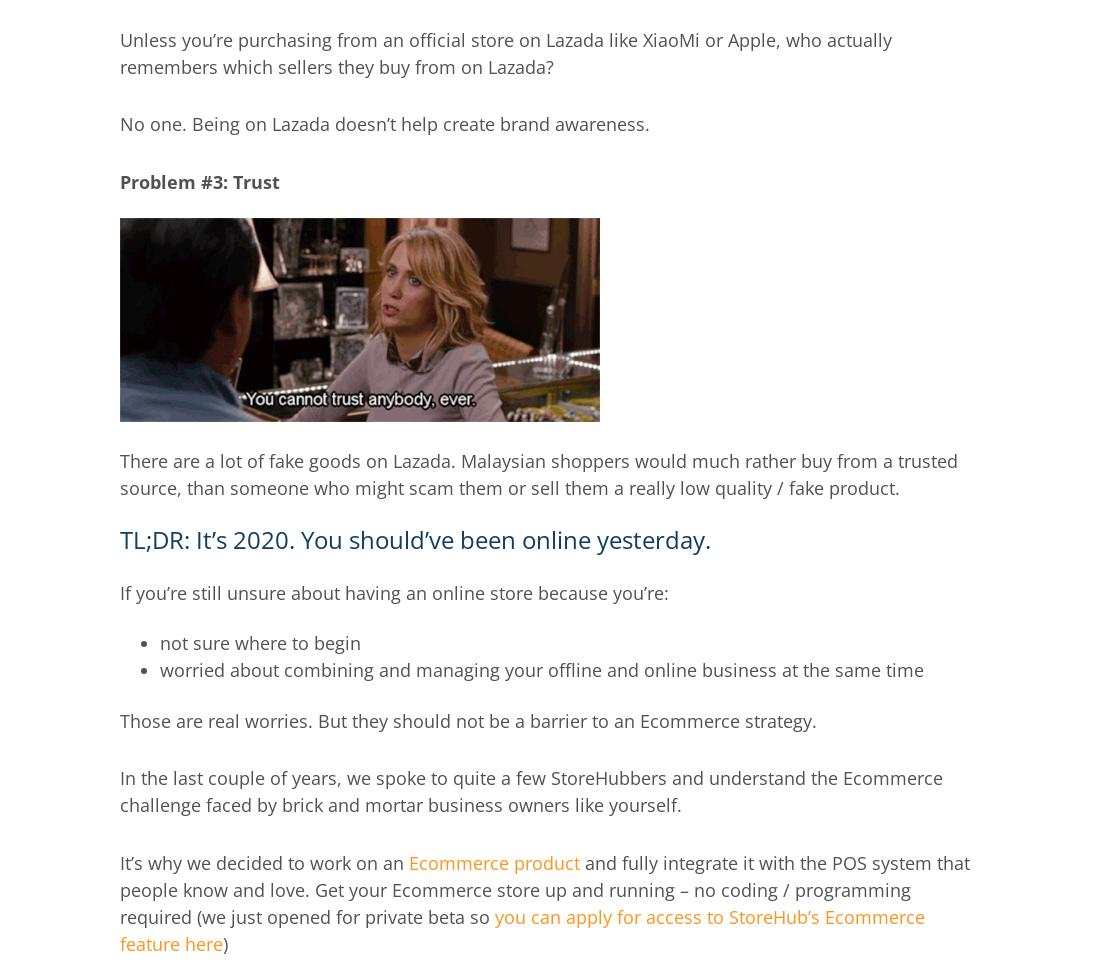 The height and width of the screenshot is (976, 1105). Describe the element at coordinates (160, 668) in the screenshot. I see `'worried about combining and managing your offline and online business at the same time'` at that location.